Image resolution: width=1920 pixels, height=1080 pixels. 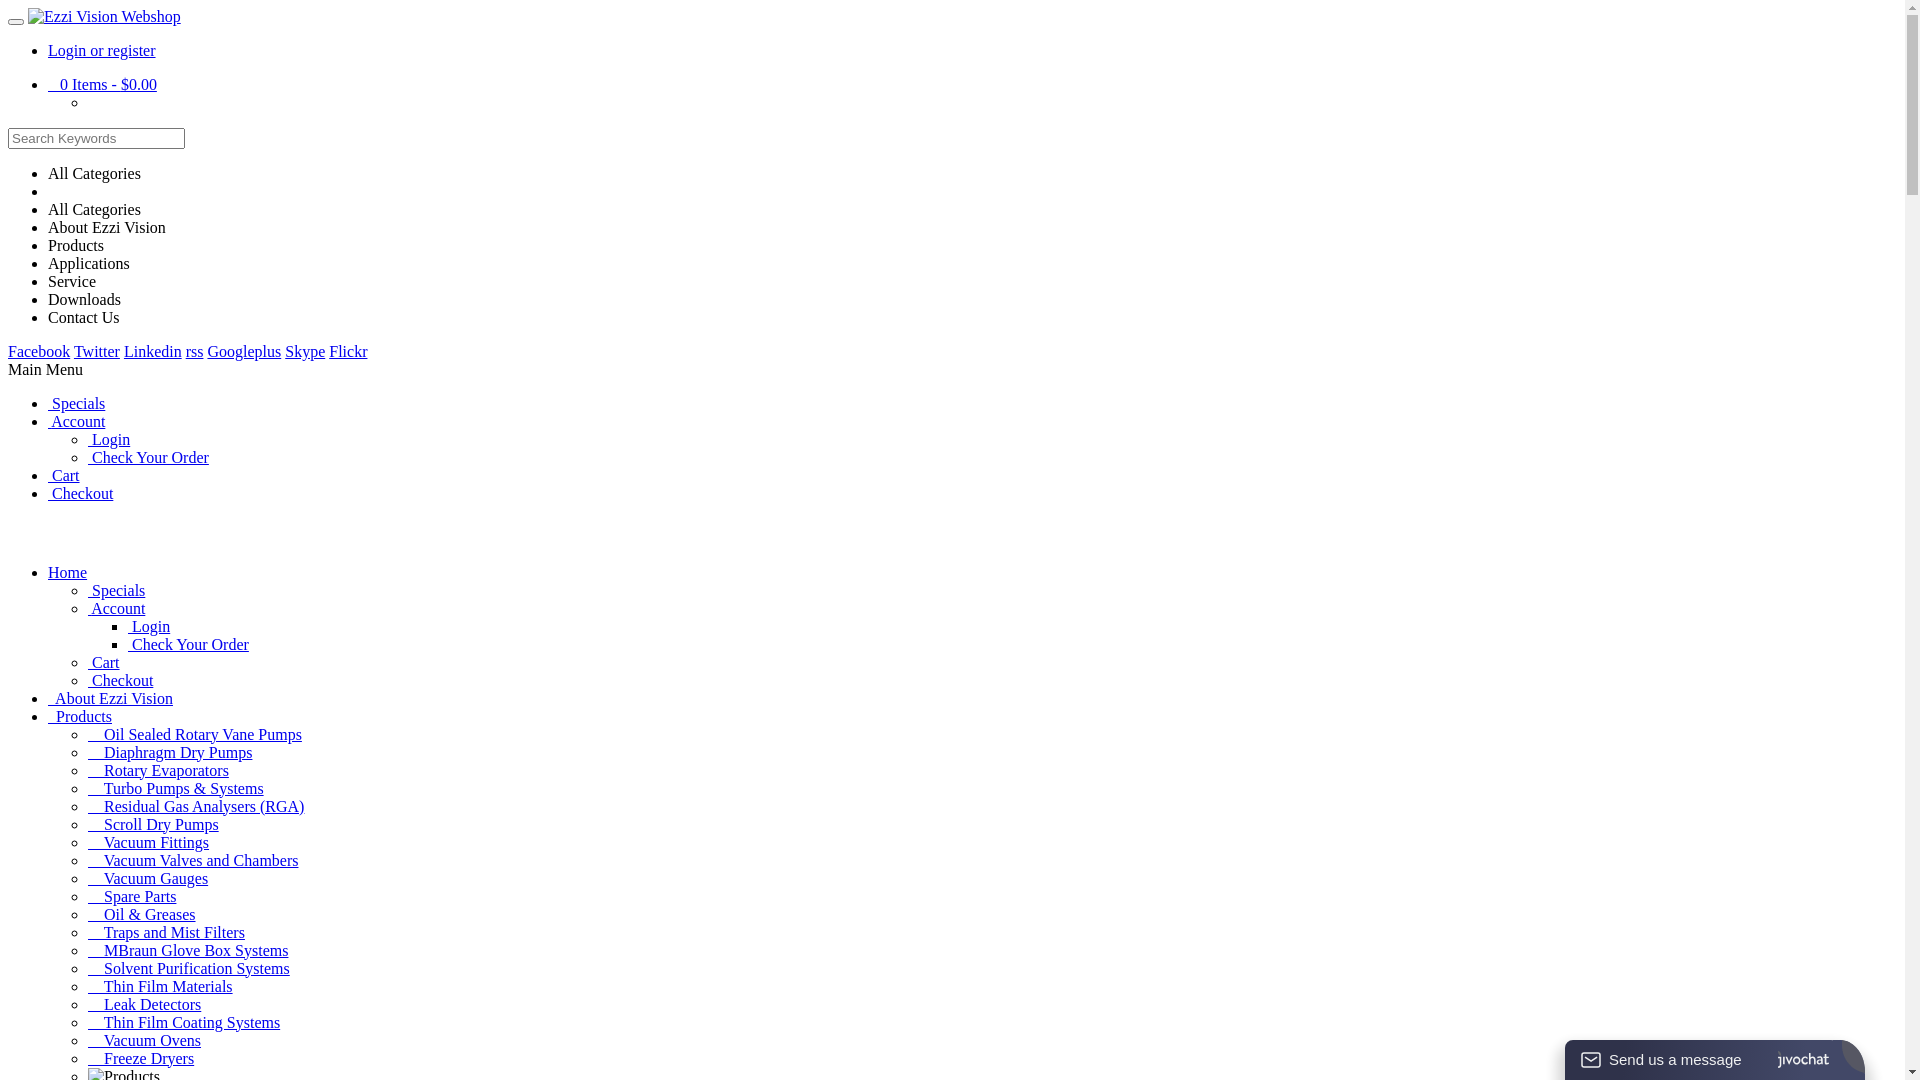 What do you see at coordinates (100, 49) in the screenshot?
I see `'Login or register'` at bounding box center [100, 49].